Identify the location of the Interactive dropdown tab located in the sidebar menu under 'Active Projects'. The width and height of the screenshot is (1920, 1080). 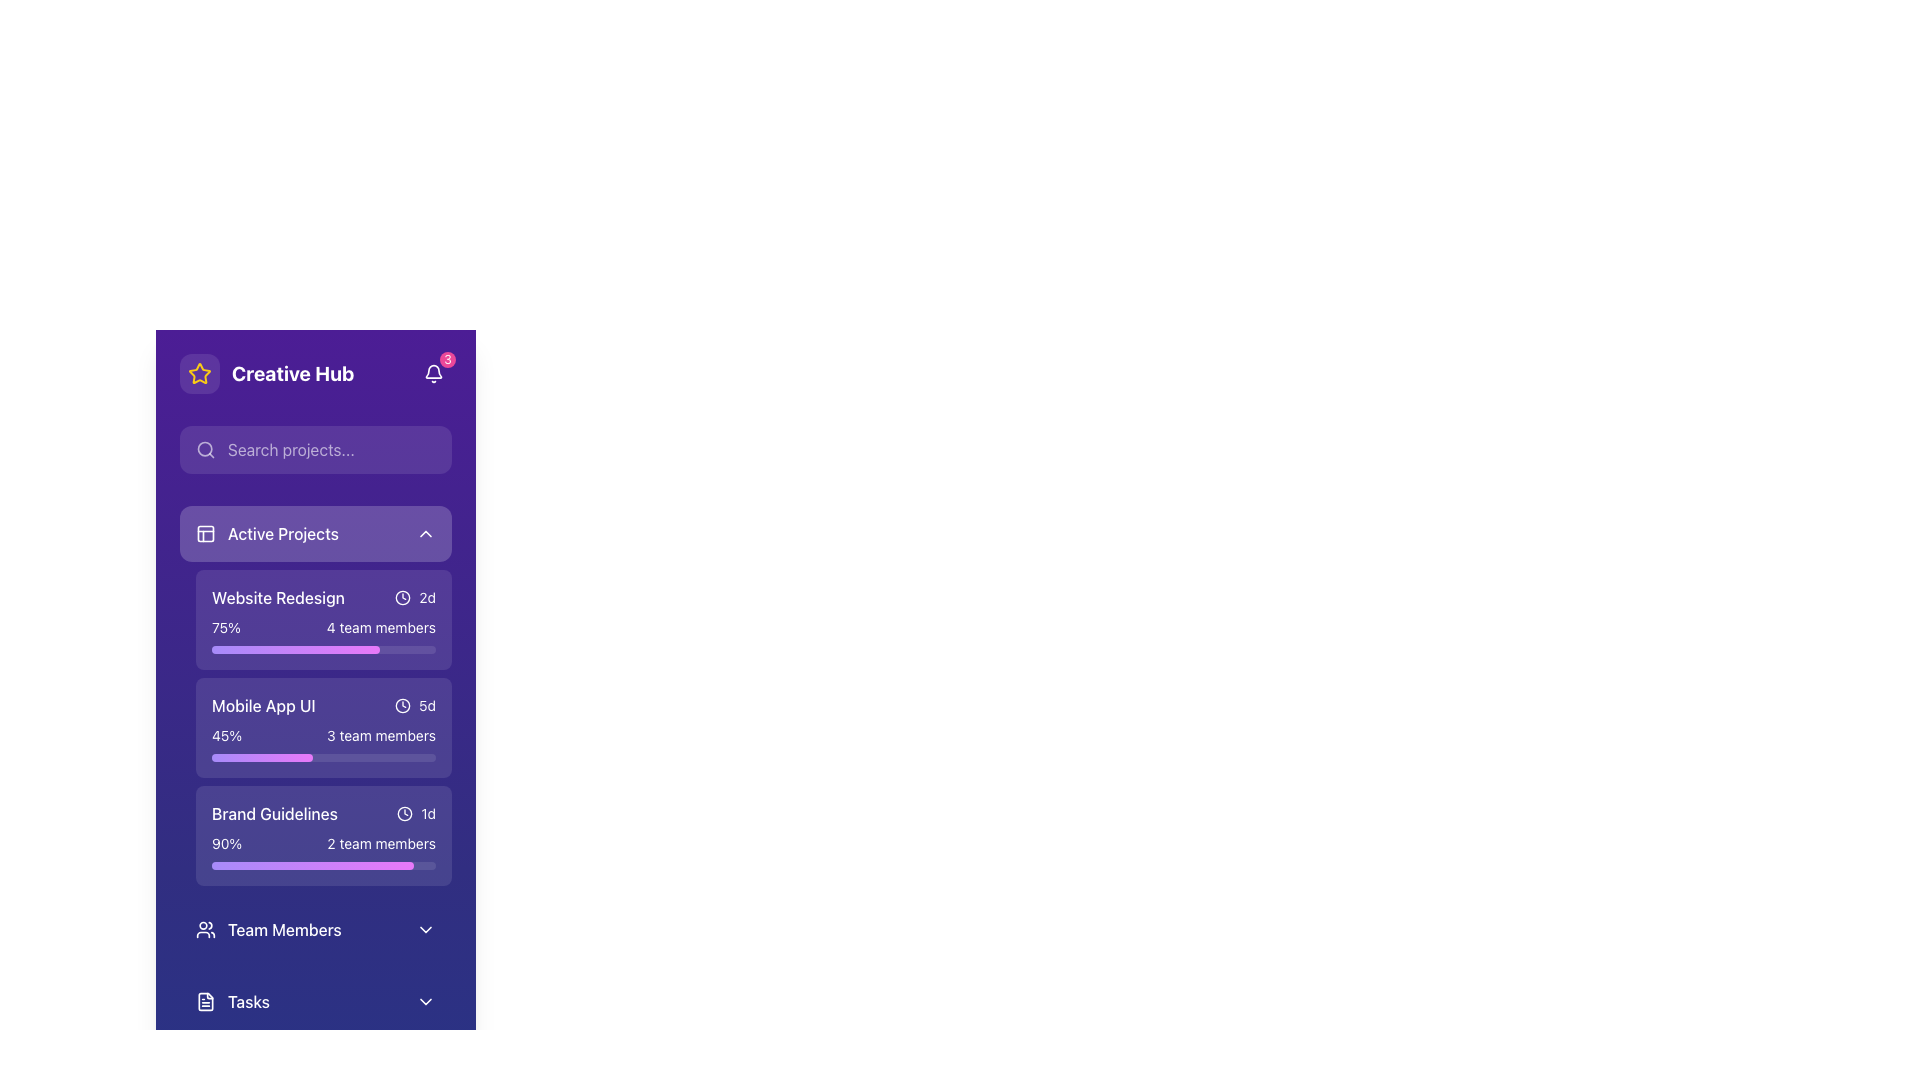
(315, 929).